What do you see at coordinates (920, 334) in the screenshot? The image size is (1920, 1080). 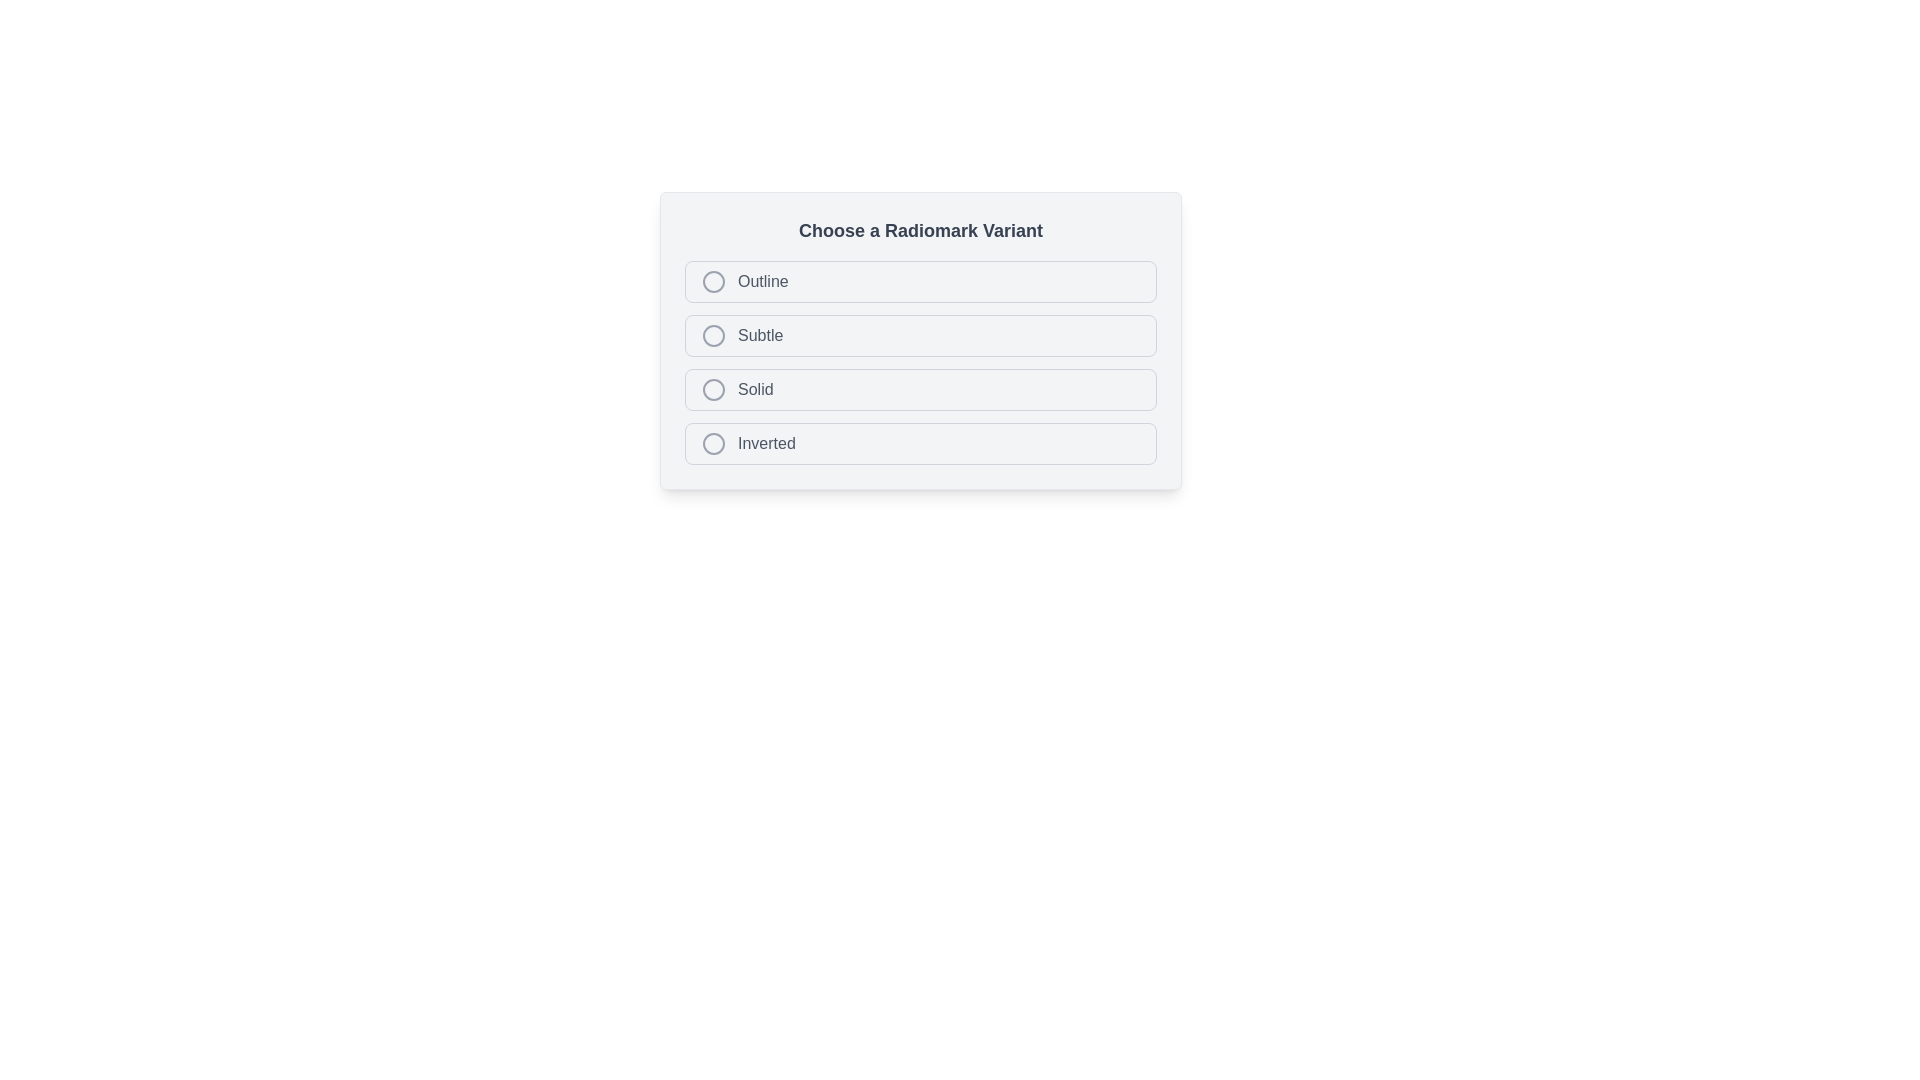 I see `the circular graphic of the second radio button labeled 'Subtle'` at bounding box center [920, 334].